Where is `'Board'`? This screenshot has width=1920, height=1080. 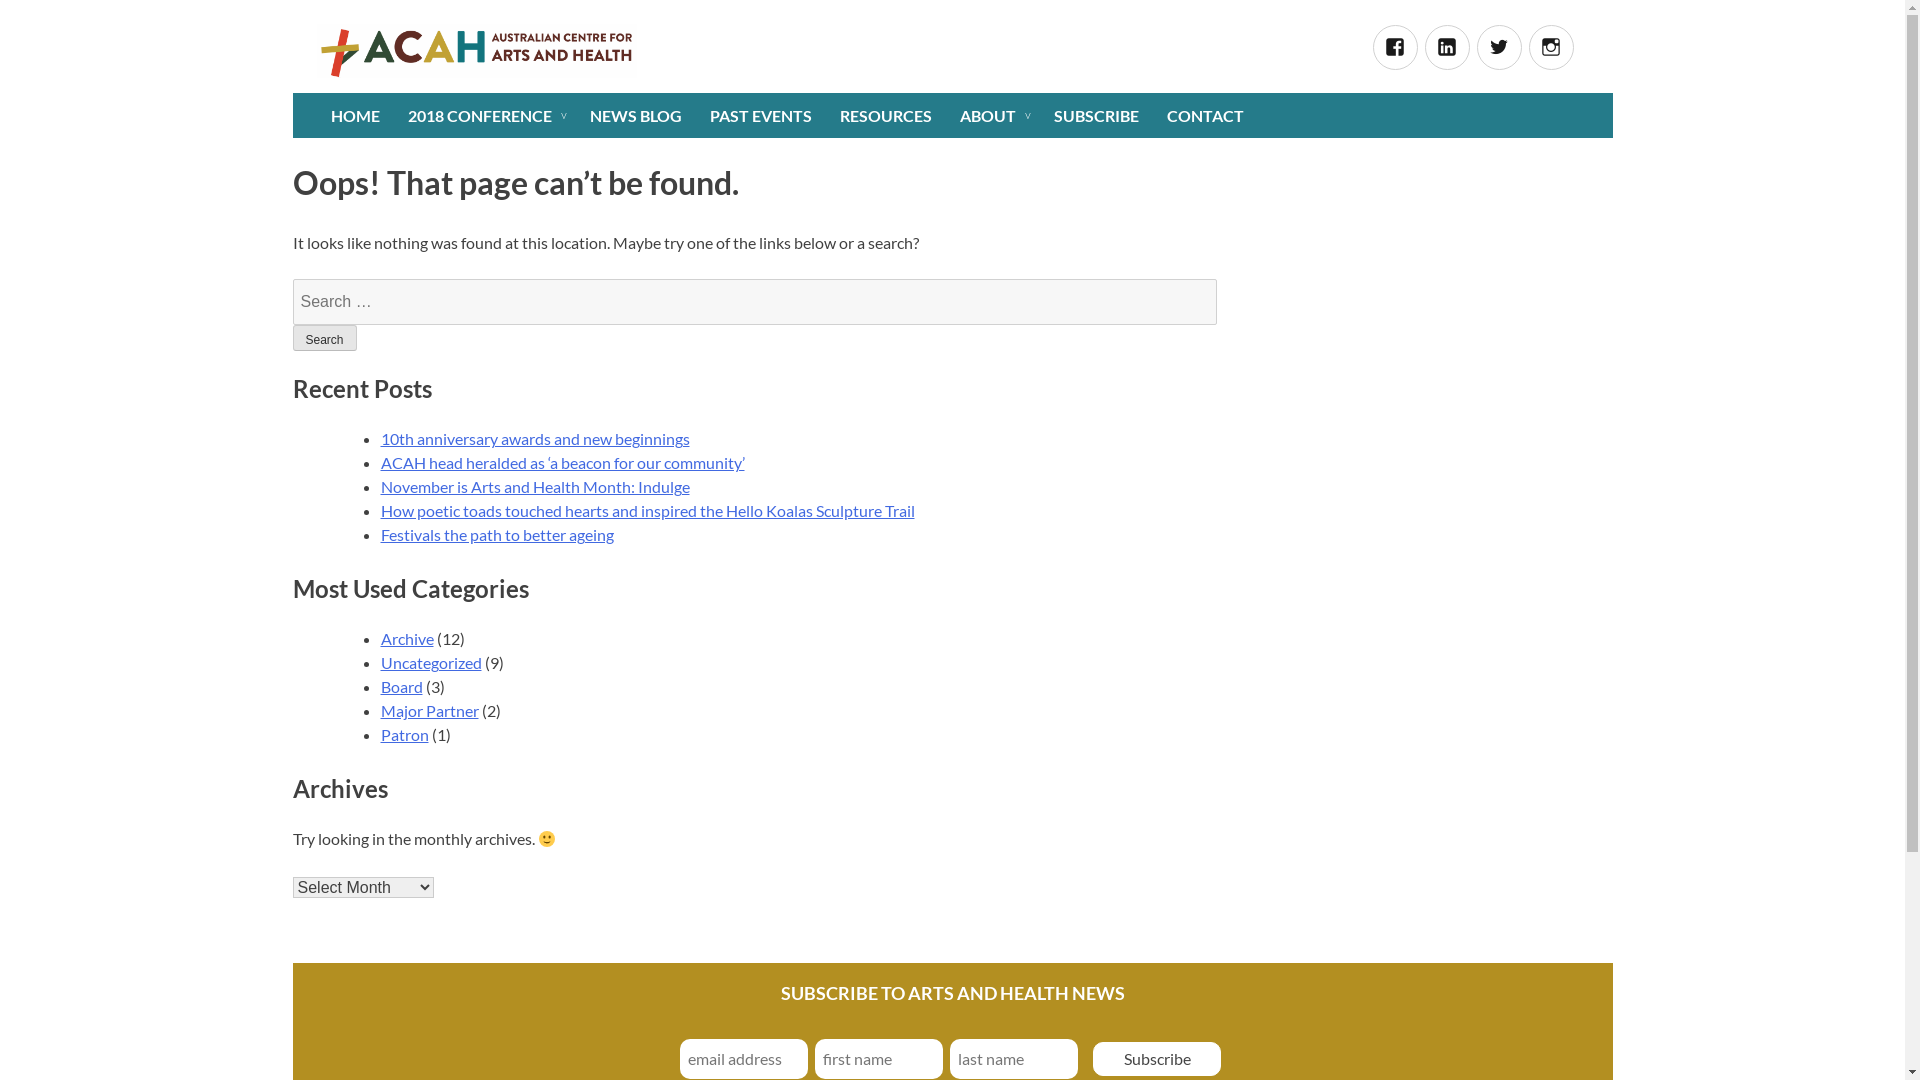
'Board' is located at coordinates (400, 685).